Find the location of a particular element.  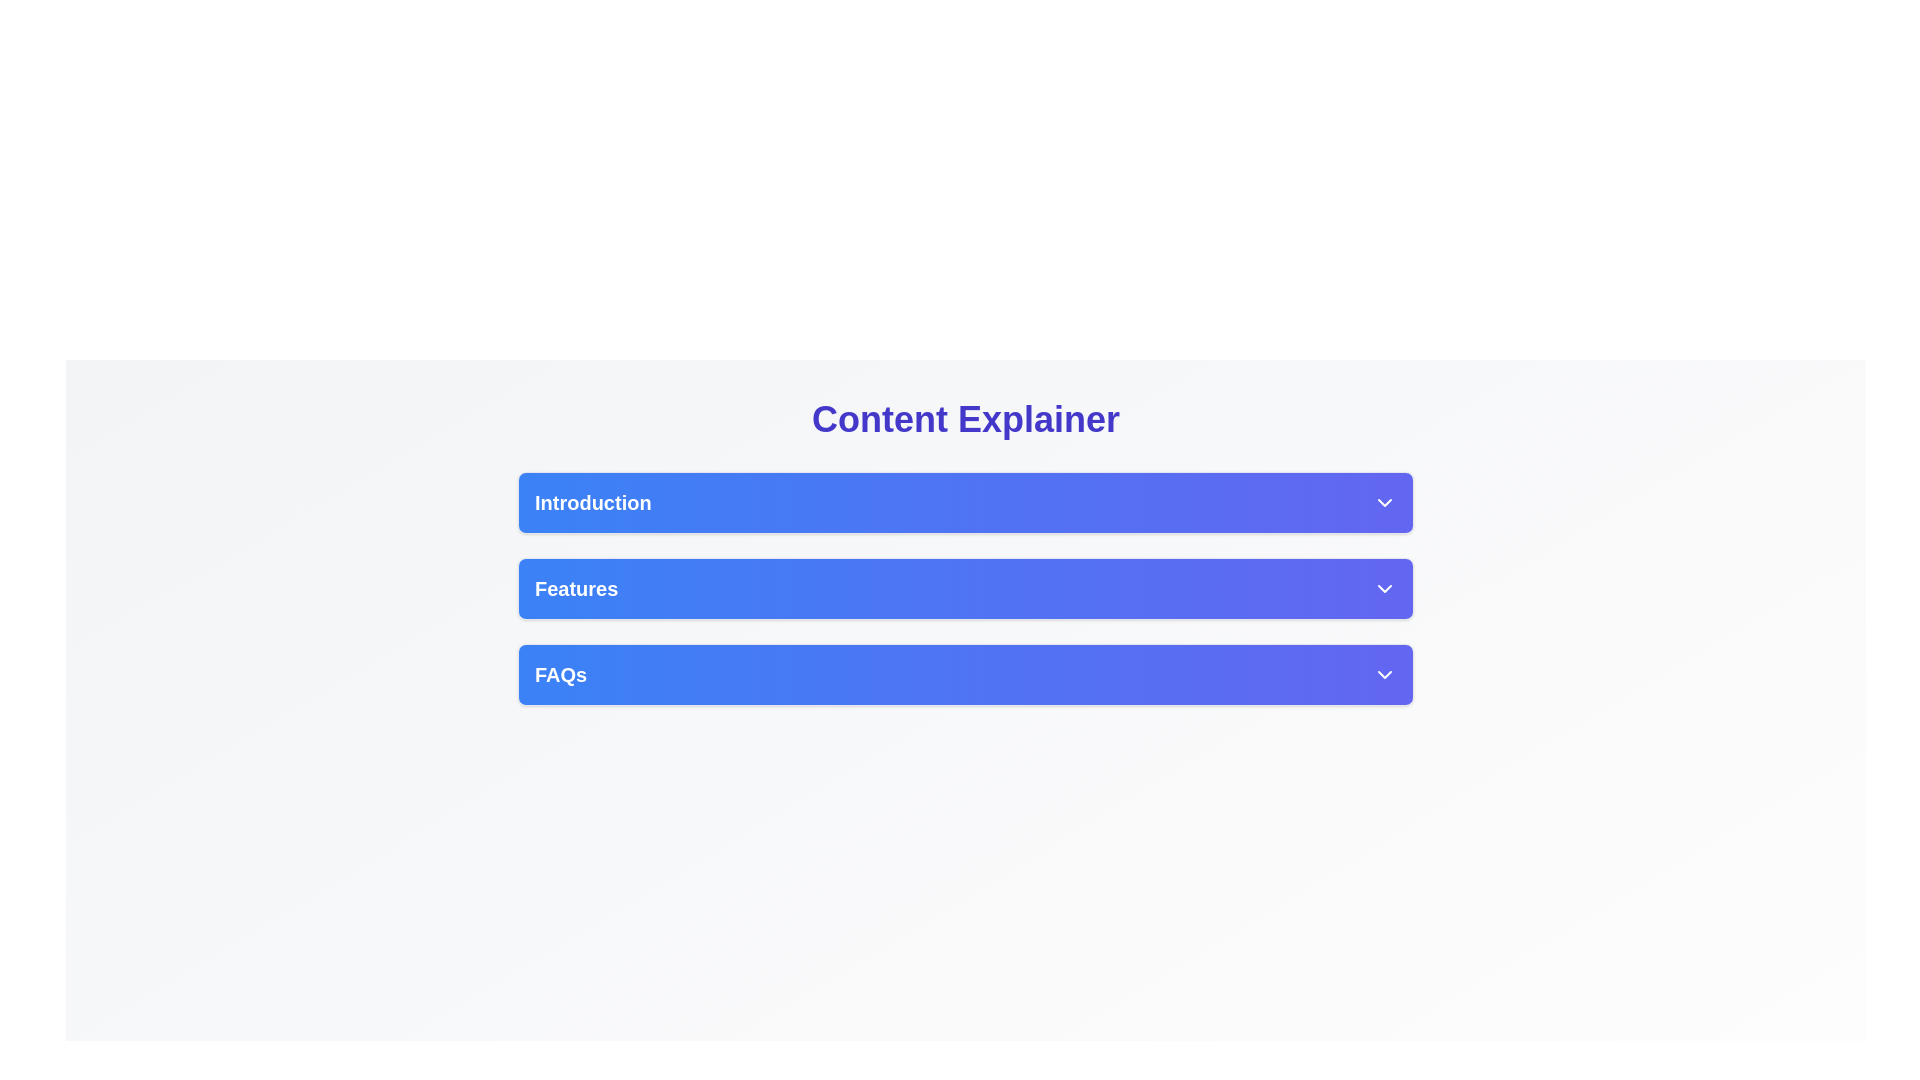

the static label that identifies the content of the associated card, located in the first blue gradient panel labeled 'Introduction' is located at coordinates (592, 501).